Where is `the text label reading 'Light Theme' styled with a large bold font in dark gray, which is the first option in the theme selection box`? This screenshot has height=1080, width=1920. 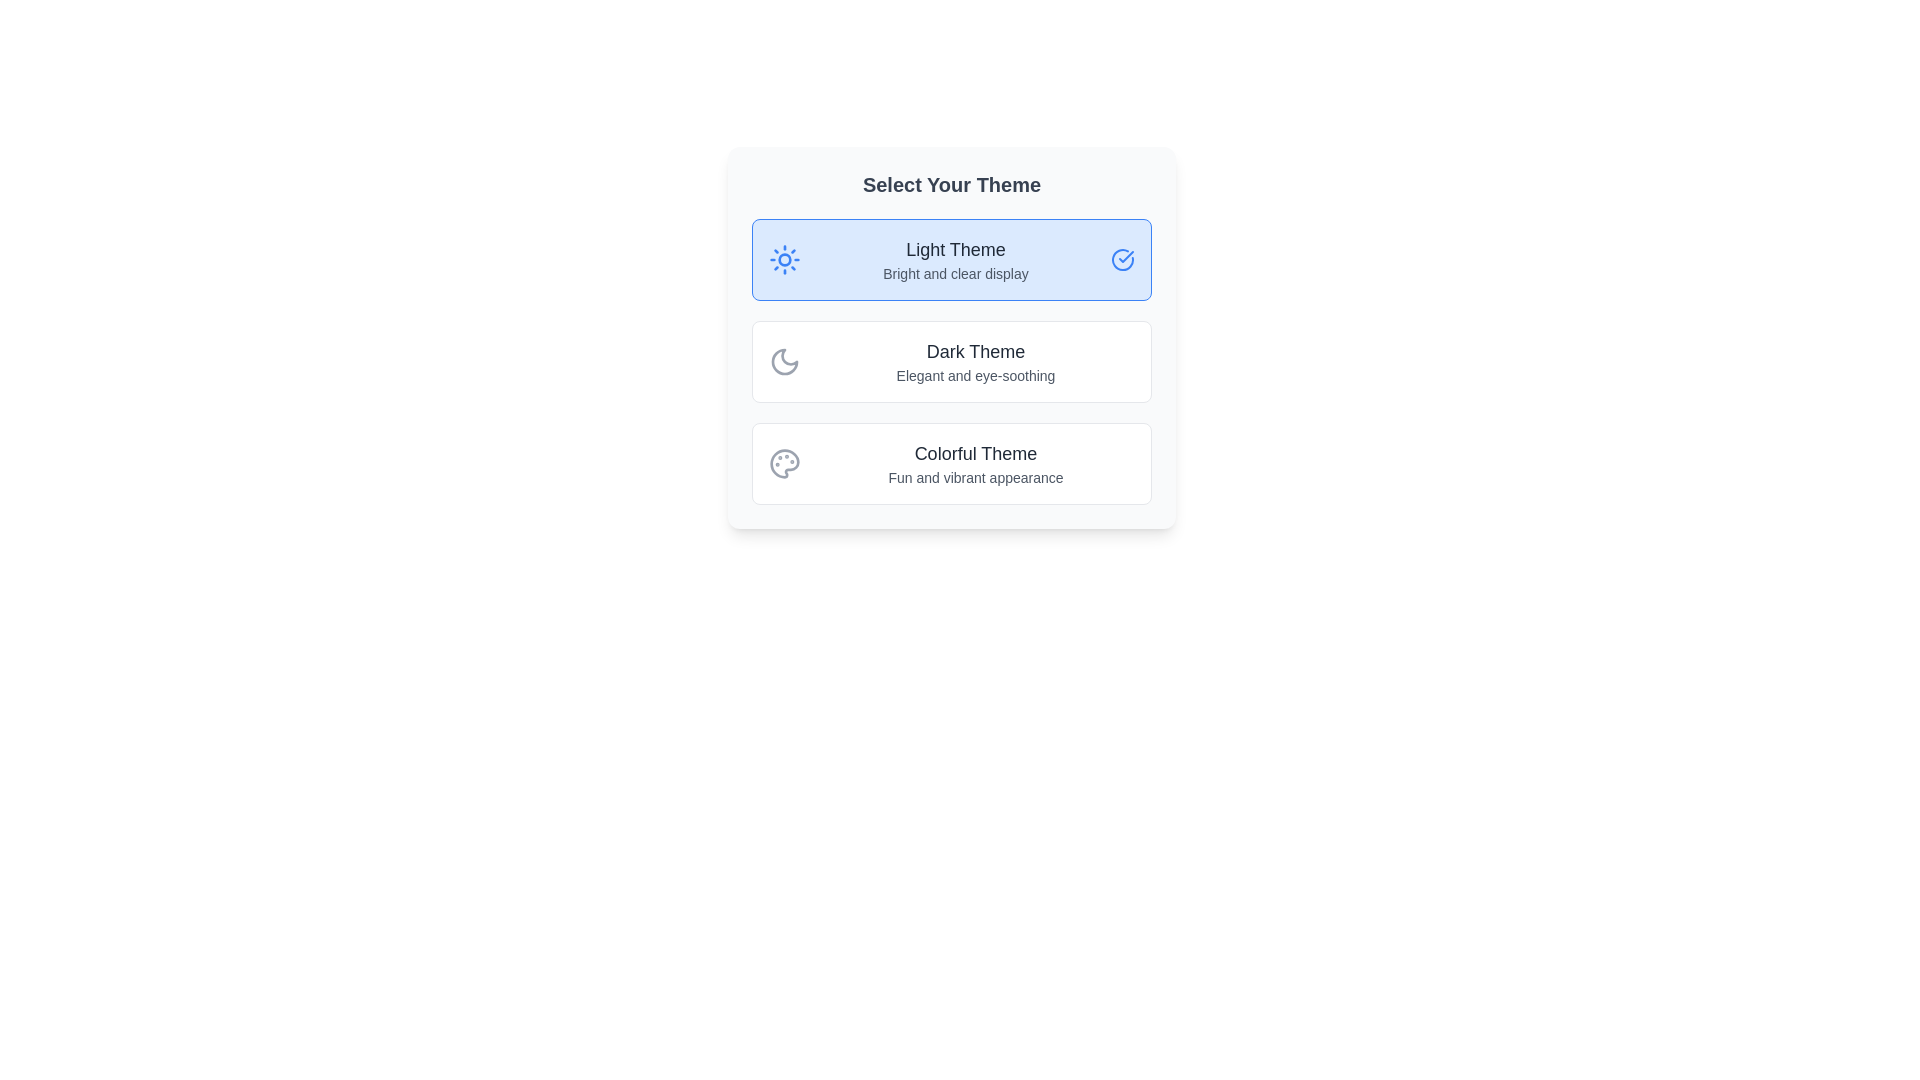 the text label reading 'Light Theme' styled with a large bold font in dark gray, which is the first option in the theme selection box is located at coordinates (954, 249).